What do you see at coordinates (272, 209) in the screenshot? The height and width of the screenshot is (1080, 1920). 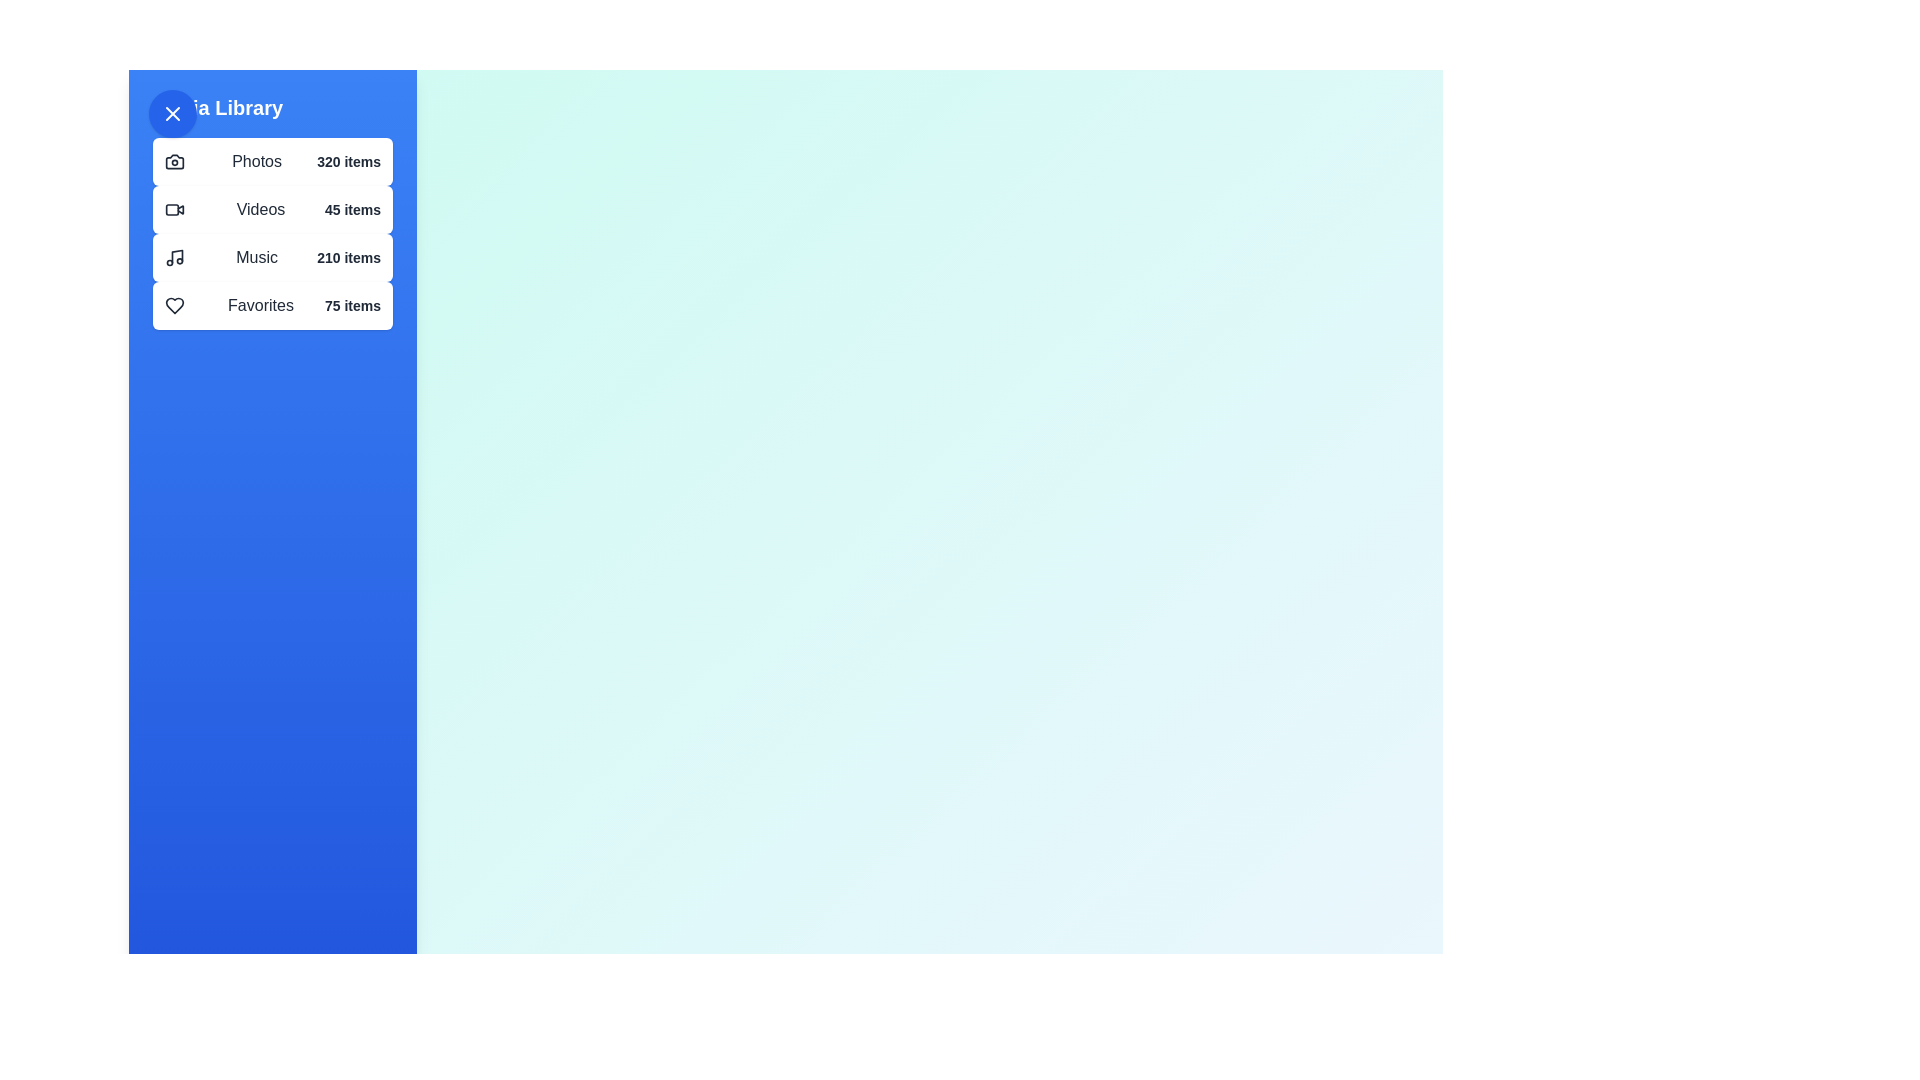 I see `the media category Videos from the drawer` at bounding box center [272, 209].